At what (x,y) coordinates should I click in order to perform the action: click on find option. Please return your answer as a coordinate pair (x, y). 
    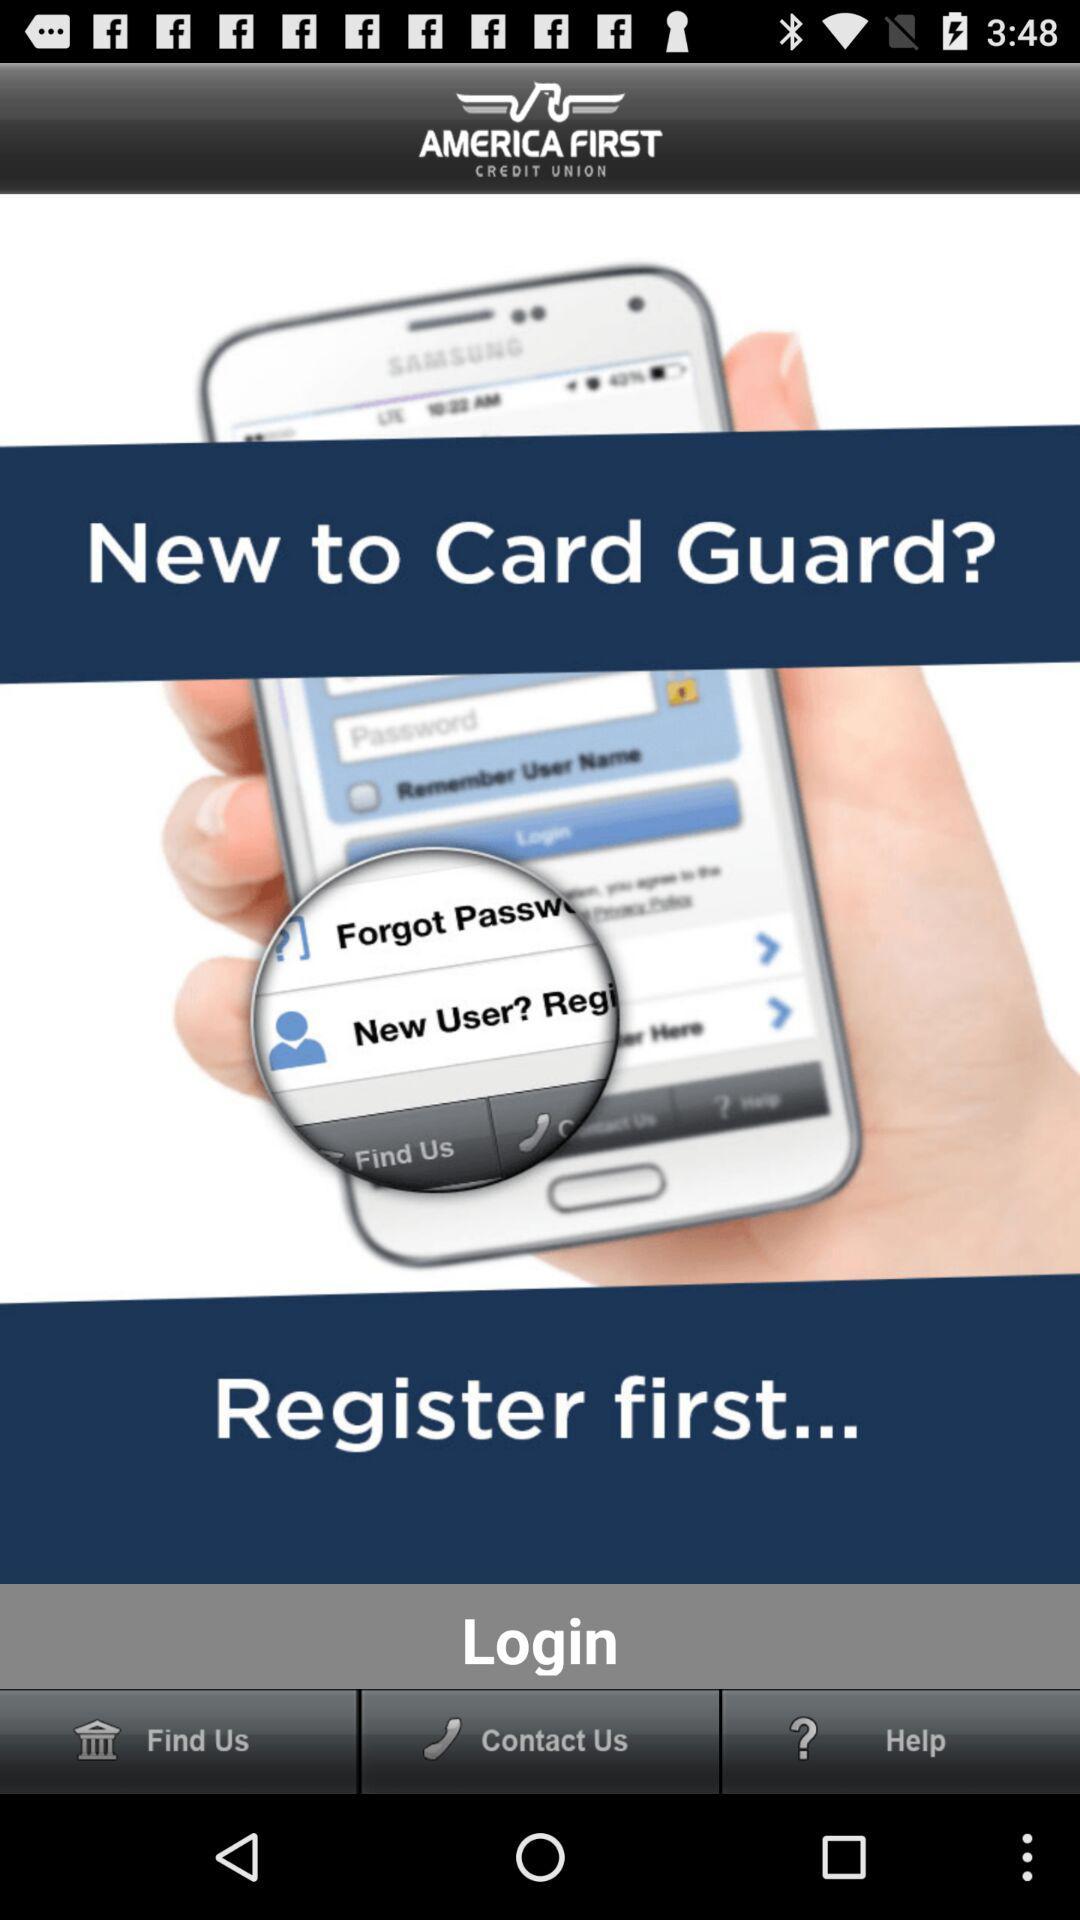
    Looking at the image, I should click on (178, 1740).